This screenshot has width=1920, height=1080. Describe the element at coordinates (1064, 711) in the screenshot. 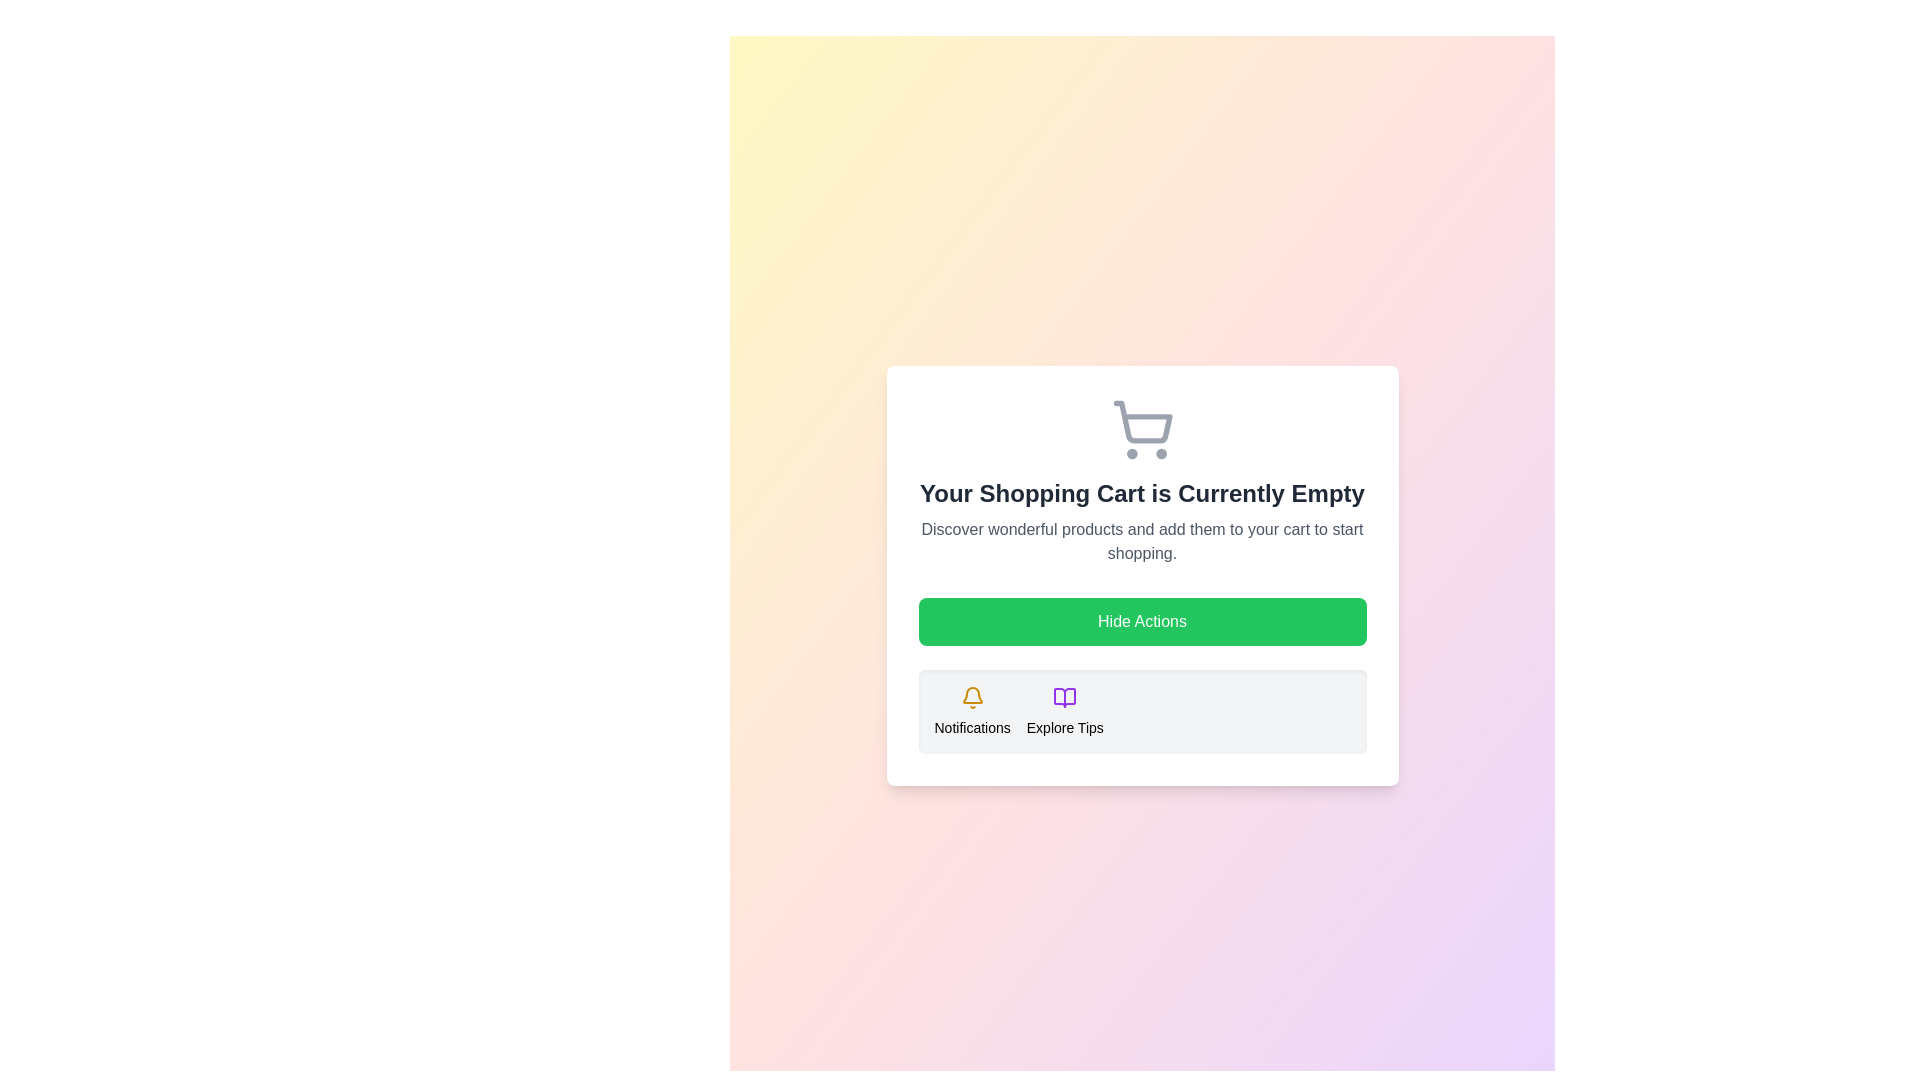

I see `the informational section button located to the right of the 'Notifications' block` at that location.